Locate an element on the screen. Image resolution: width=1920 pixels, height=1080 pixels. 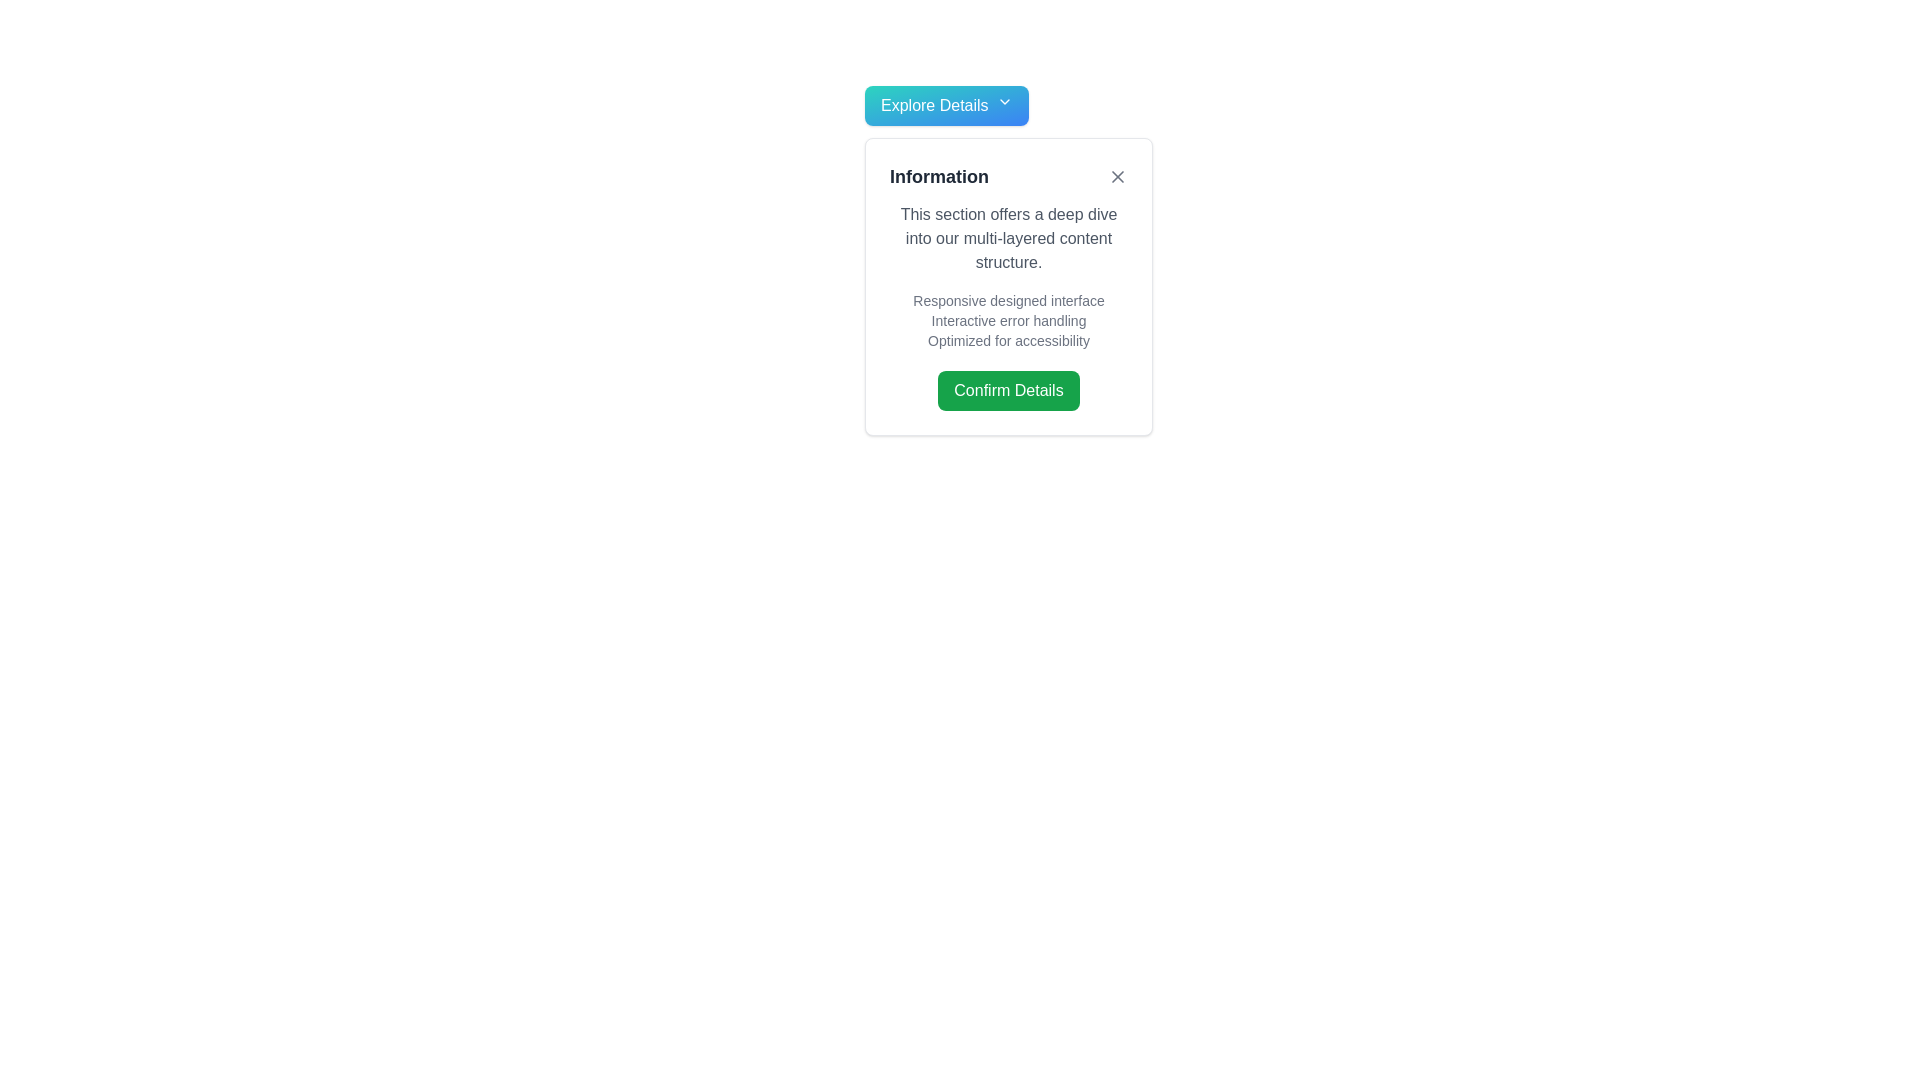
the static text label that provides information about a specific feature of the application is located at coordinates (1008, 300).